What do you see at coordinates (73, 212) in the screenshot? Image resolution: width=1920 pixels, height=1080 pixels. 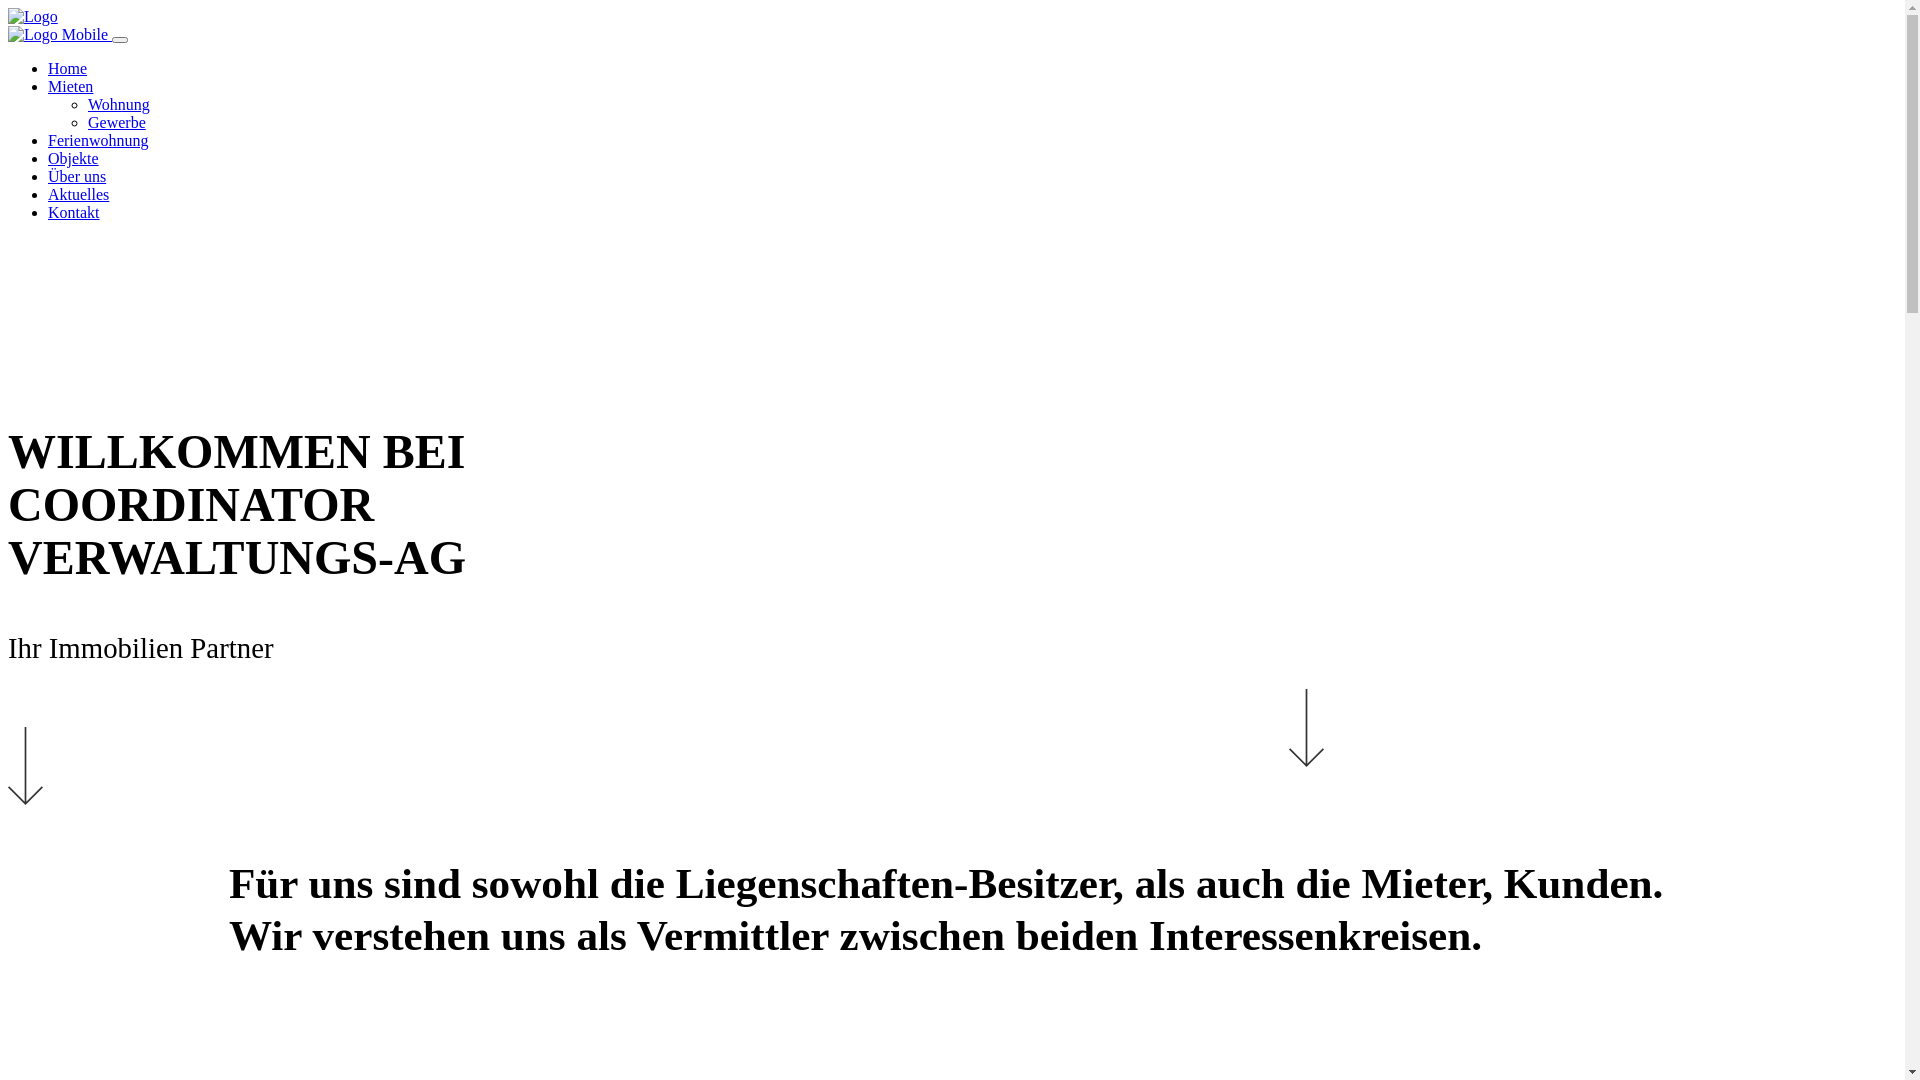 I see `'Kontakt'` at bounding box center [73, 212].